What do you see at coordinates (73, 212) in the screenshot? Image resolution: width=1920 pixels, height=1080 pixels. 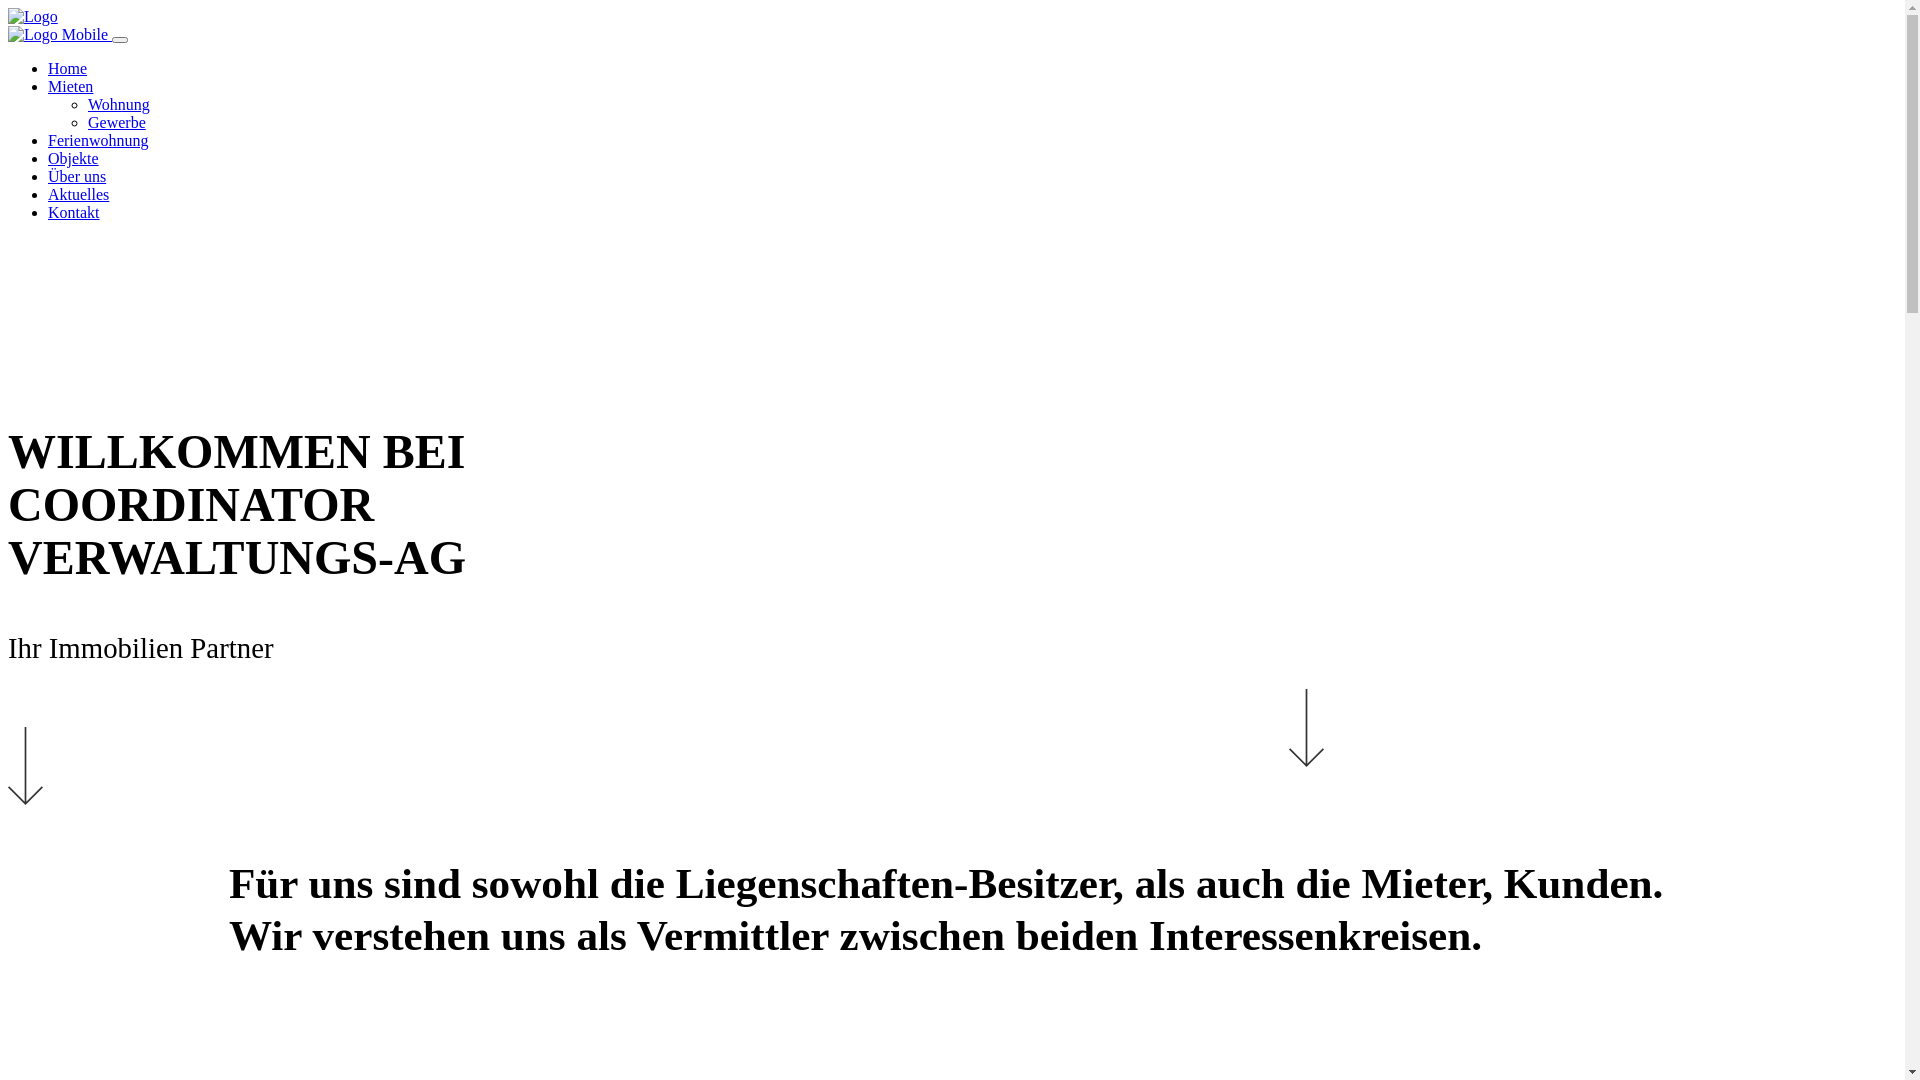 I see `'Kontakt'` at bounding box center [73, 212].